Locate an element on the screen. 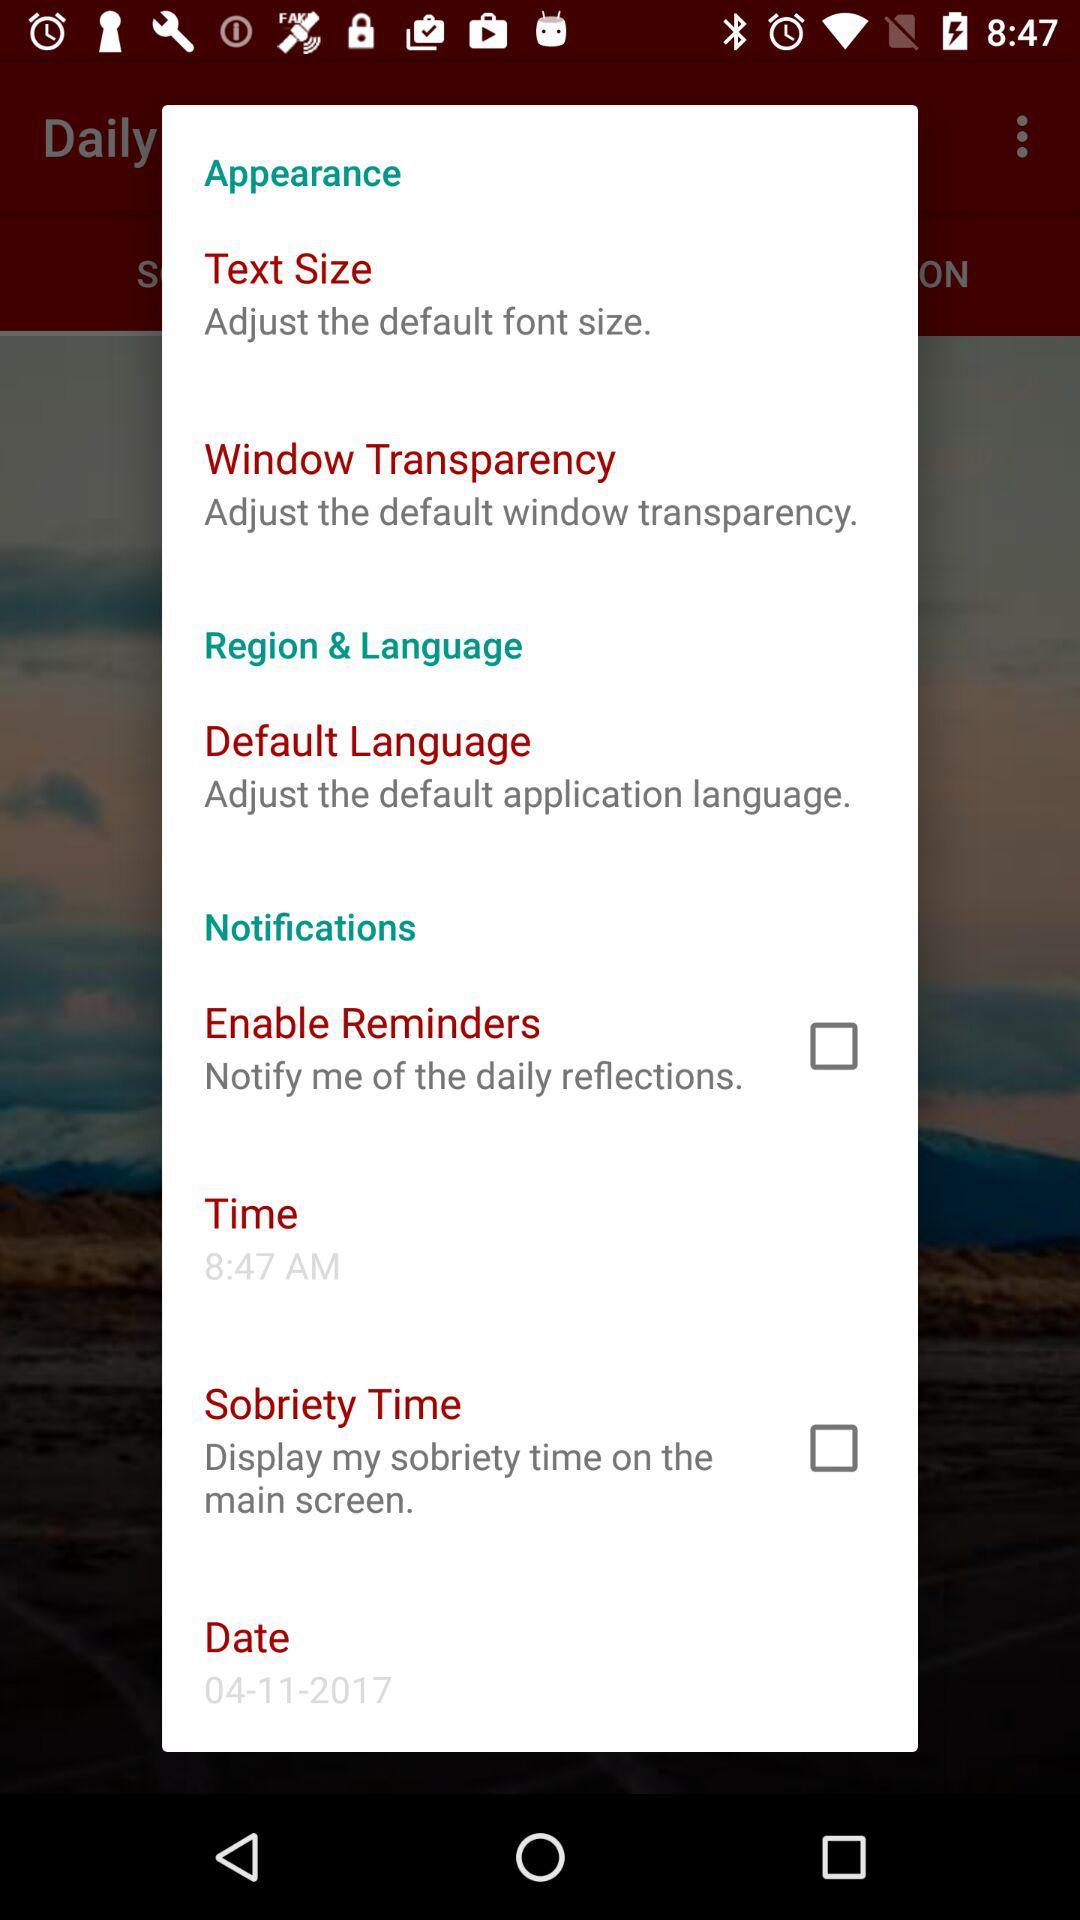 This screenshot has height=1920, width=1080. the display my sobriety is located at coordinates (477, 1477).